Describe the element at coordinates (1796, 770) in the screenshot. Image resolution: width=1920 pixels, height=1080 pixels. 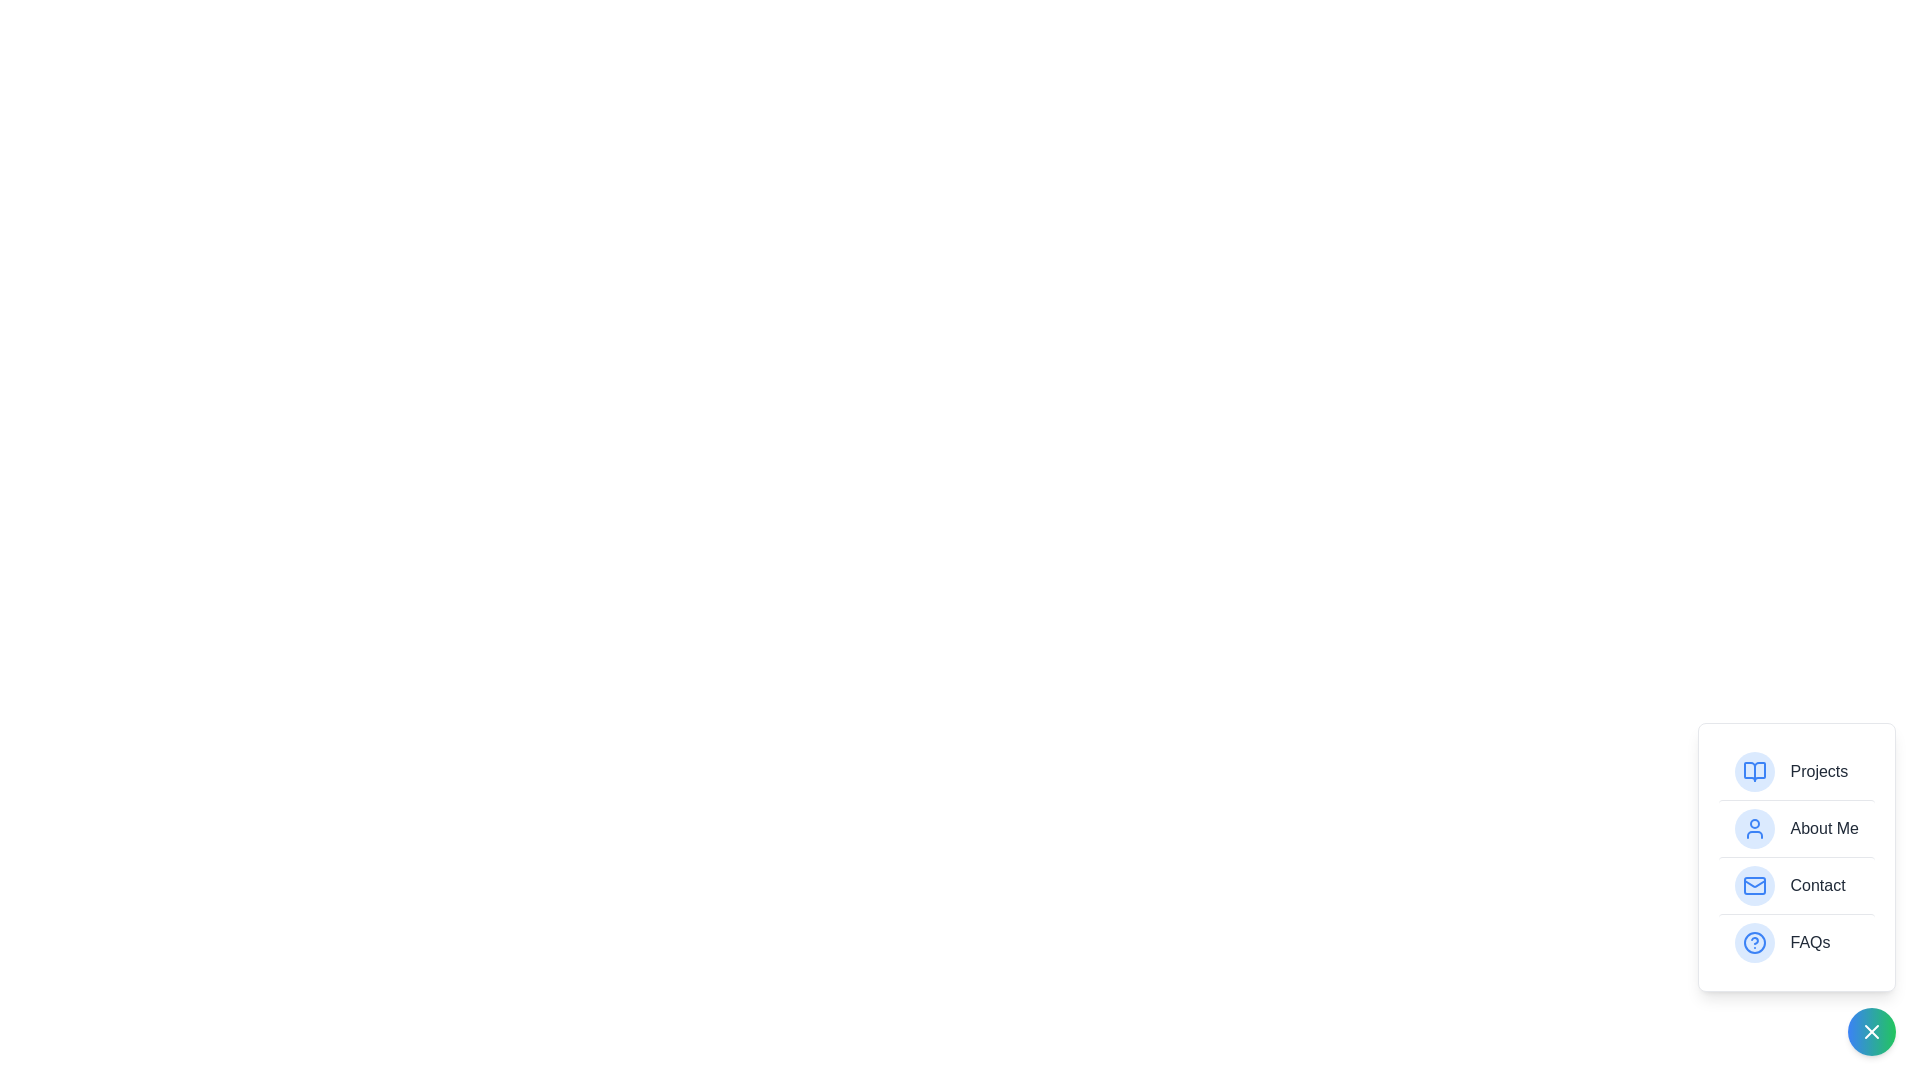
I see `the item labeled Projects to highlight it` at that location.